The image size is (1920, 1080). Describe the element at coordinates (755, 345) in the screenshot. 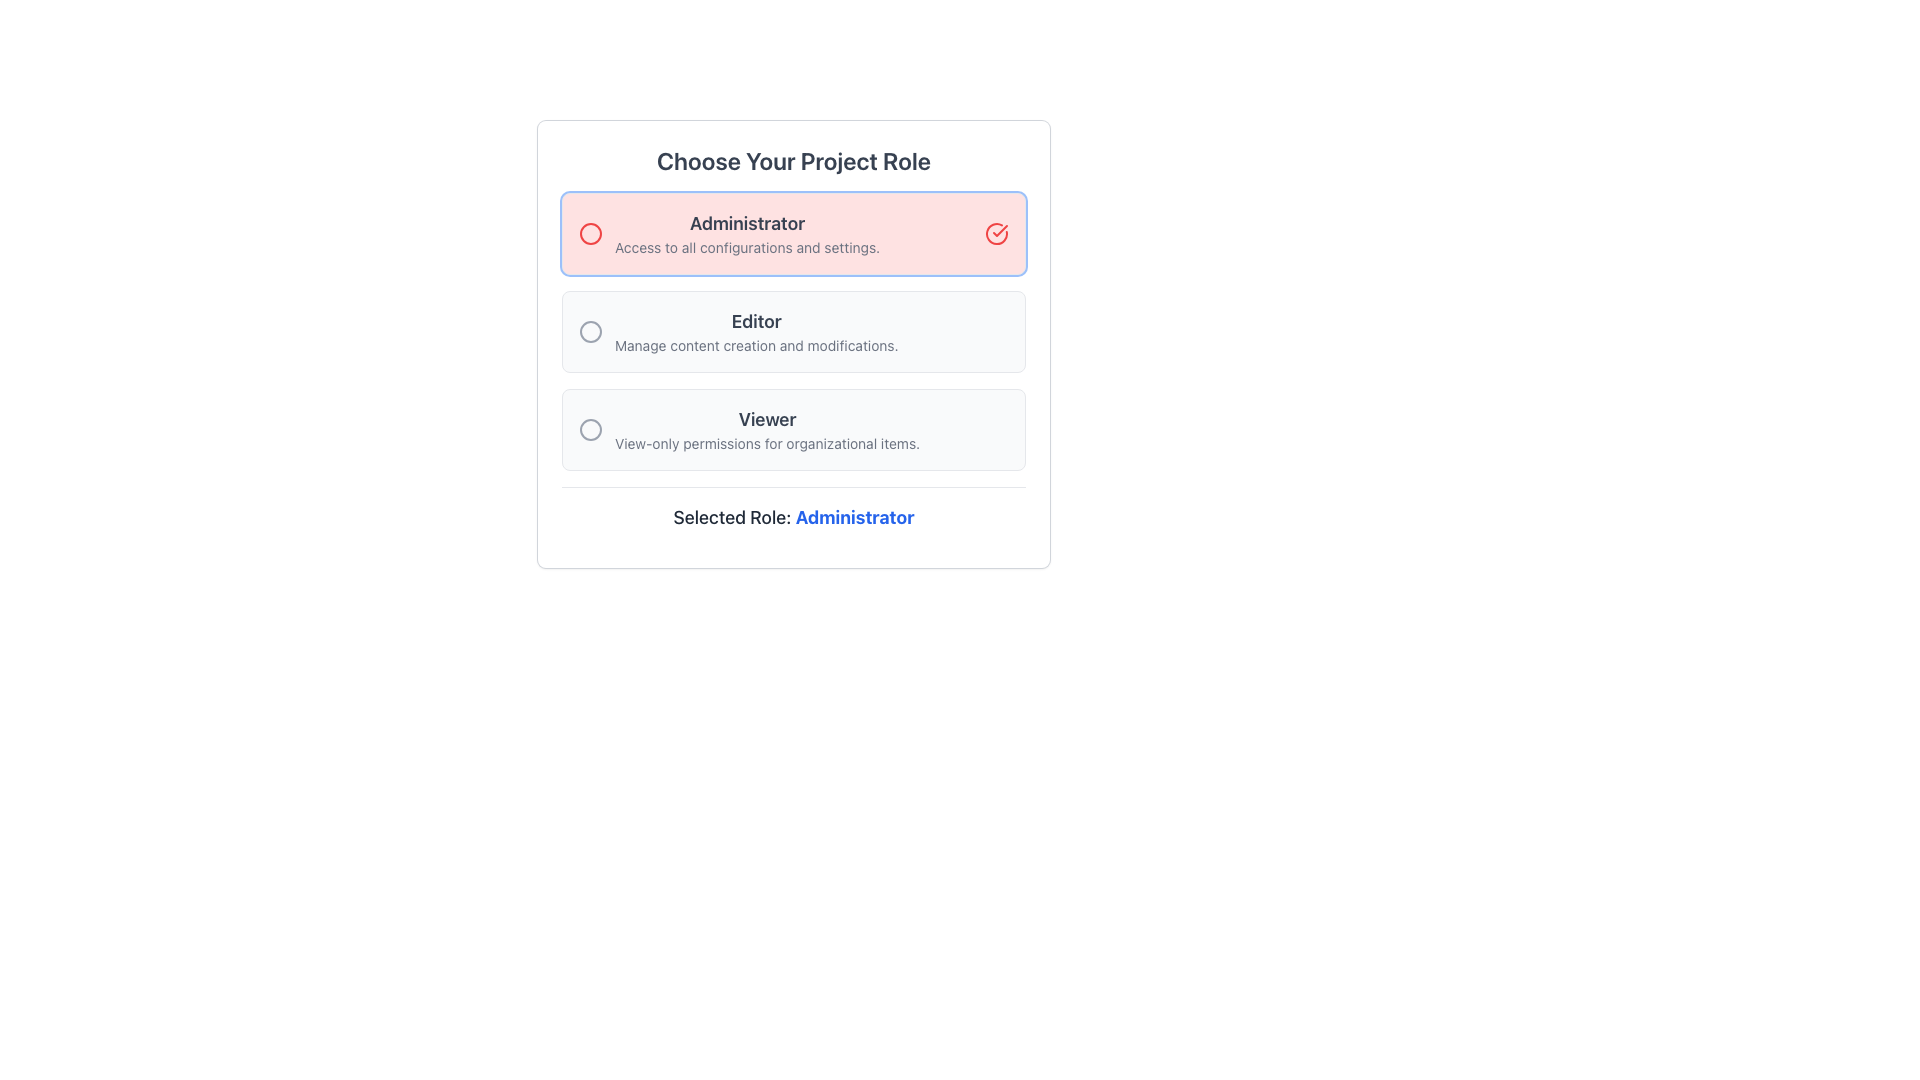

I see `the text label that says 'Manage content creation and modifications.', which is located directly below the title 'Editor'` at that location.